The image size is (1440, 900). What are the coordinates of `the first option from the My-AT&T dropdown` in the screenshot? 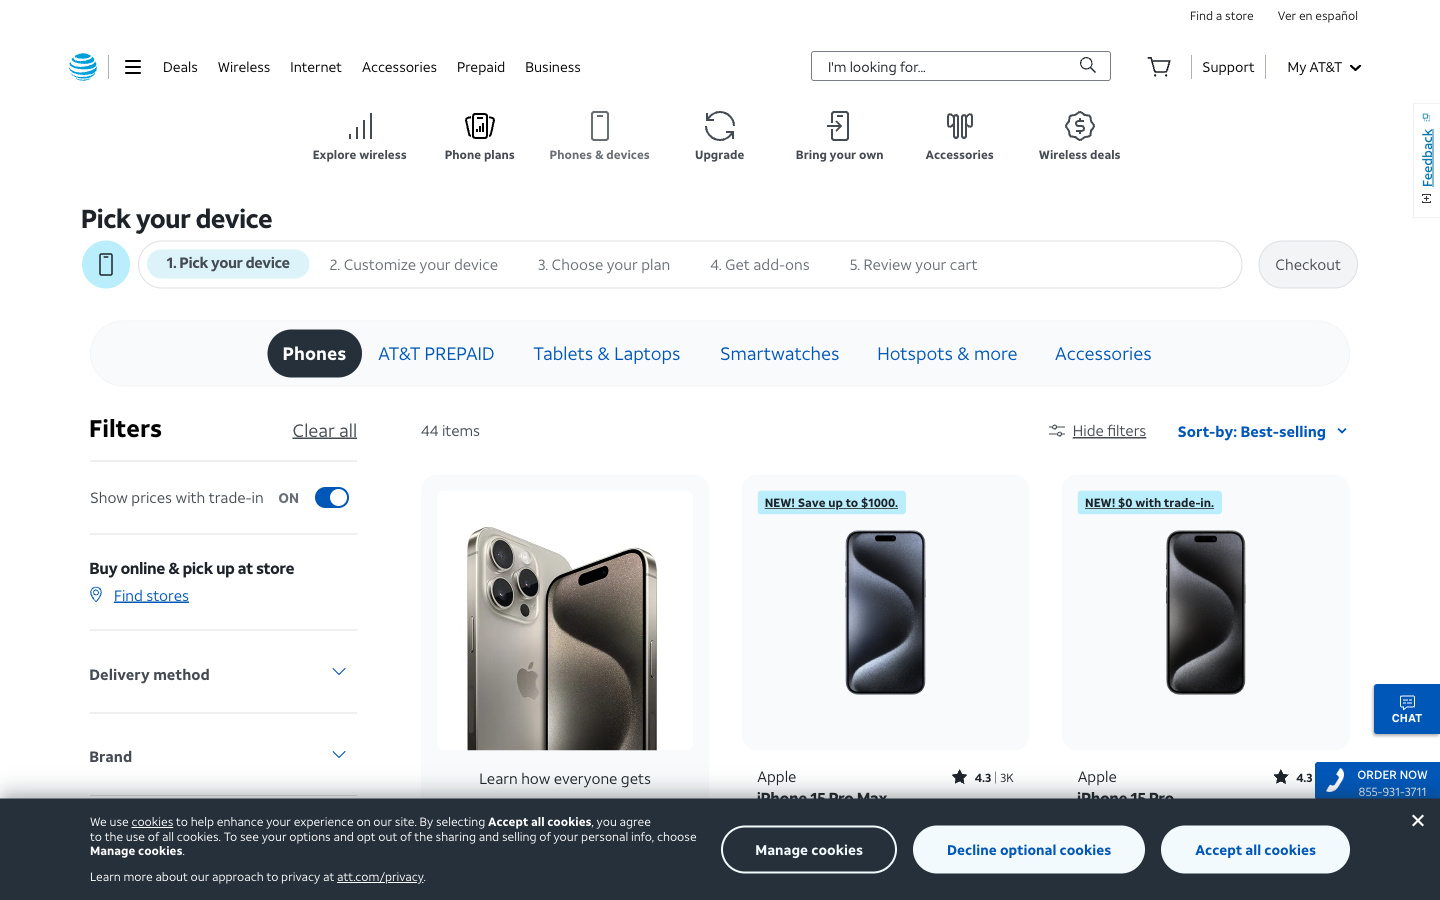 It's located at (1322, 65).